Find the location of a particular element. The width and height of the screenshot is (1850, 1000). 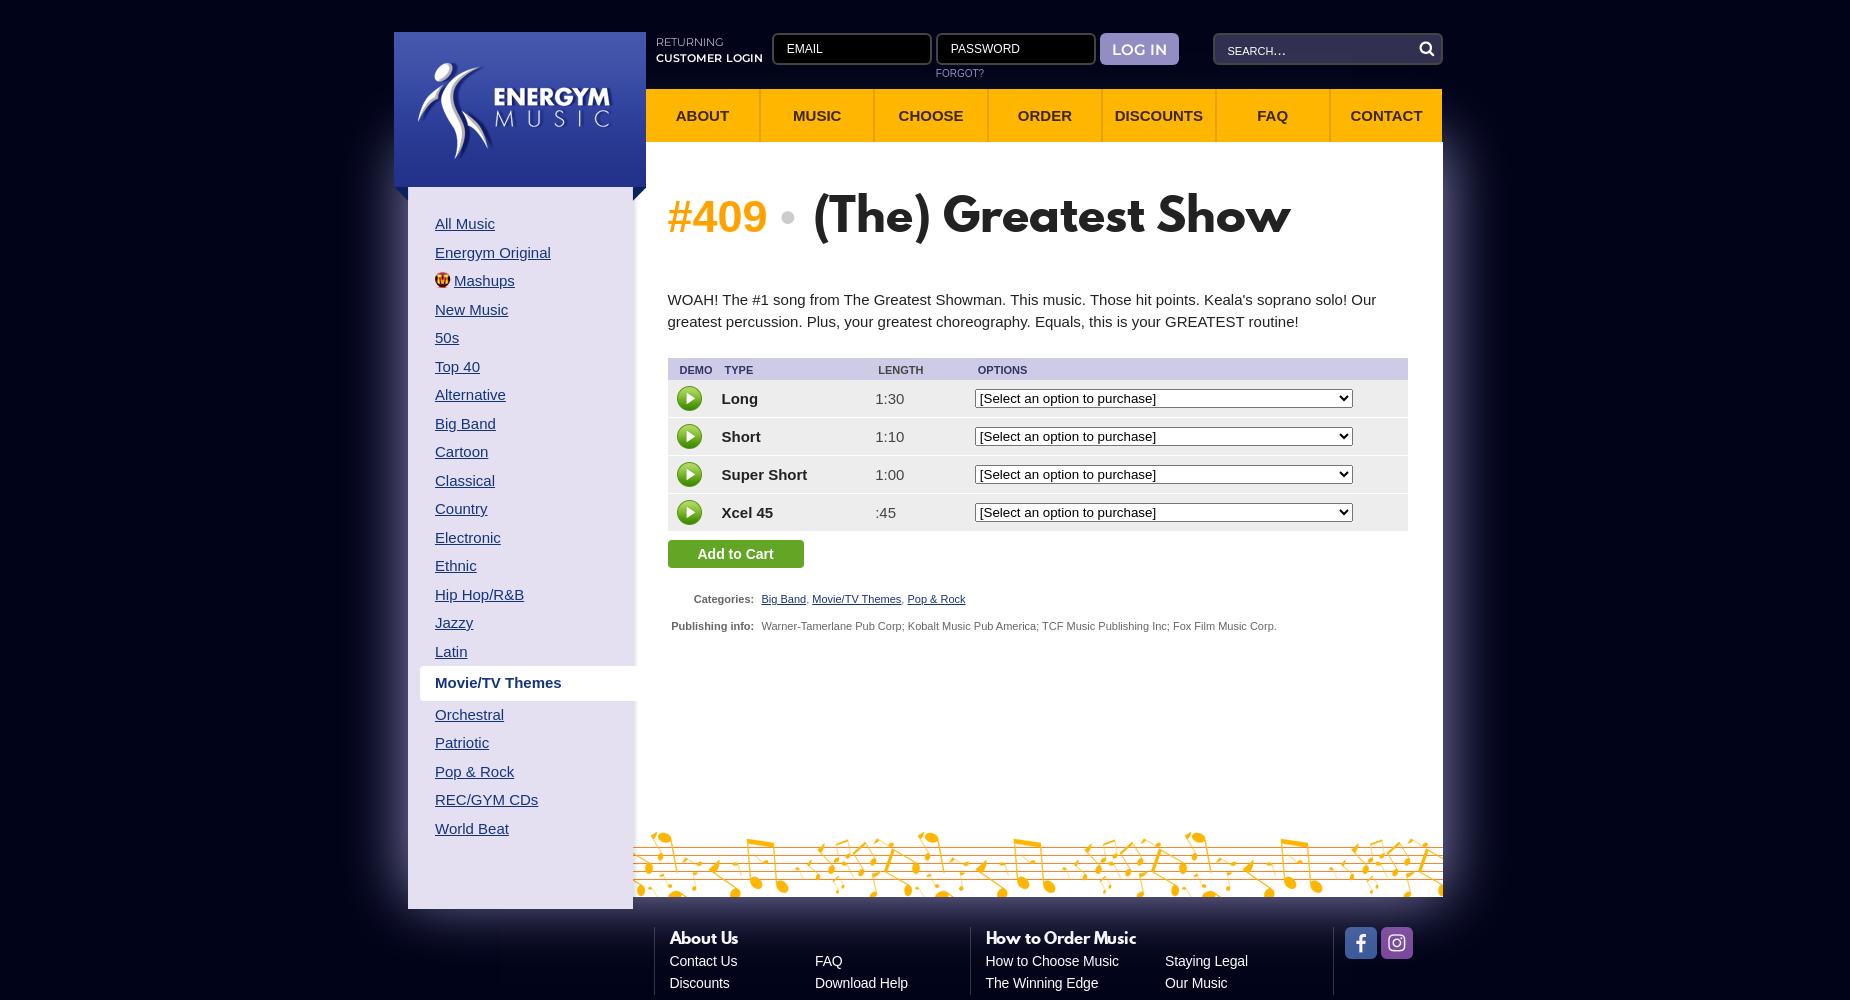

'Hip Hop/R&B' is located at coordinates (433, 592).